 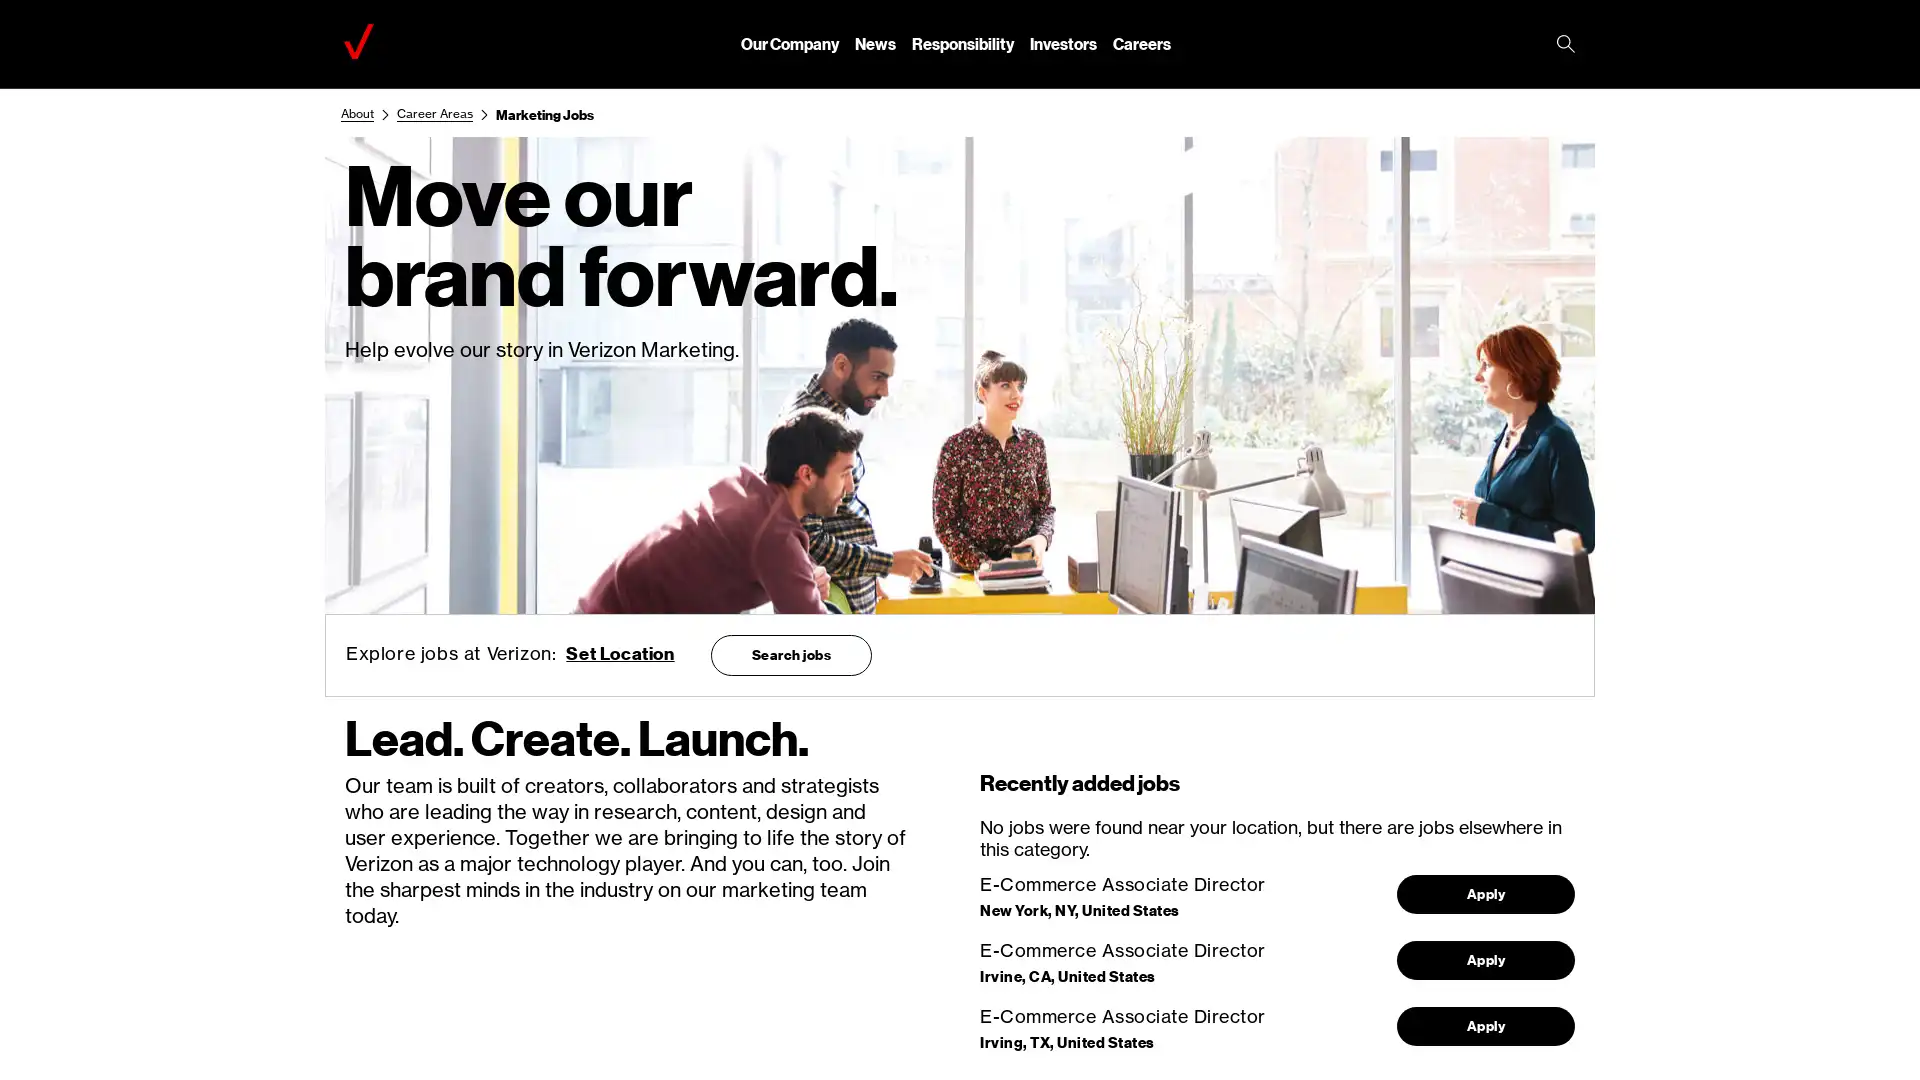 What do you see at coordinates (789, 43) in the screenshot?
I see `Our Company Menu List` at bounding box center [789, 43].